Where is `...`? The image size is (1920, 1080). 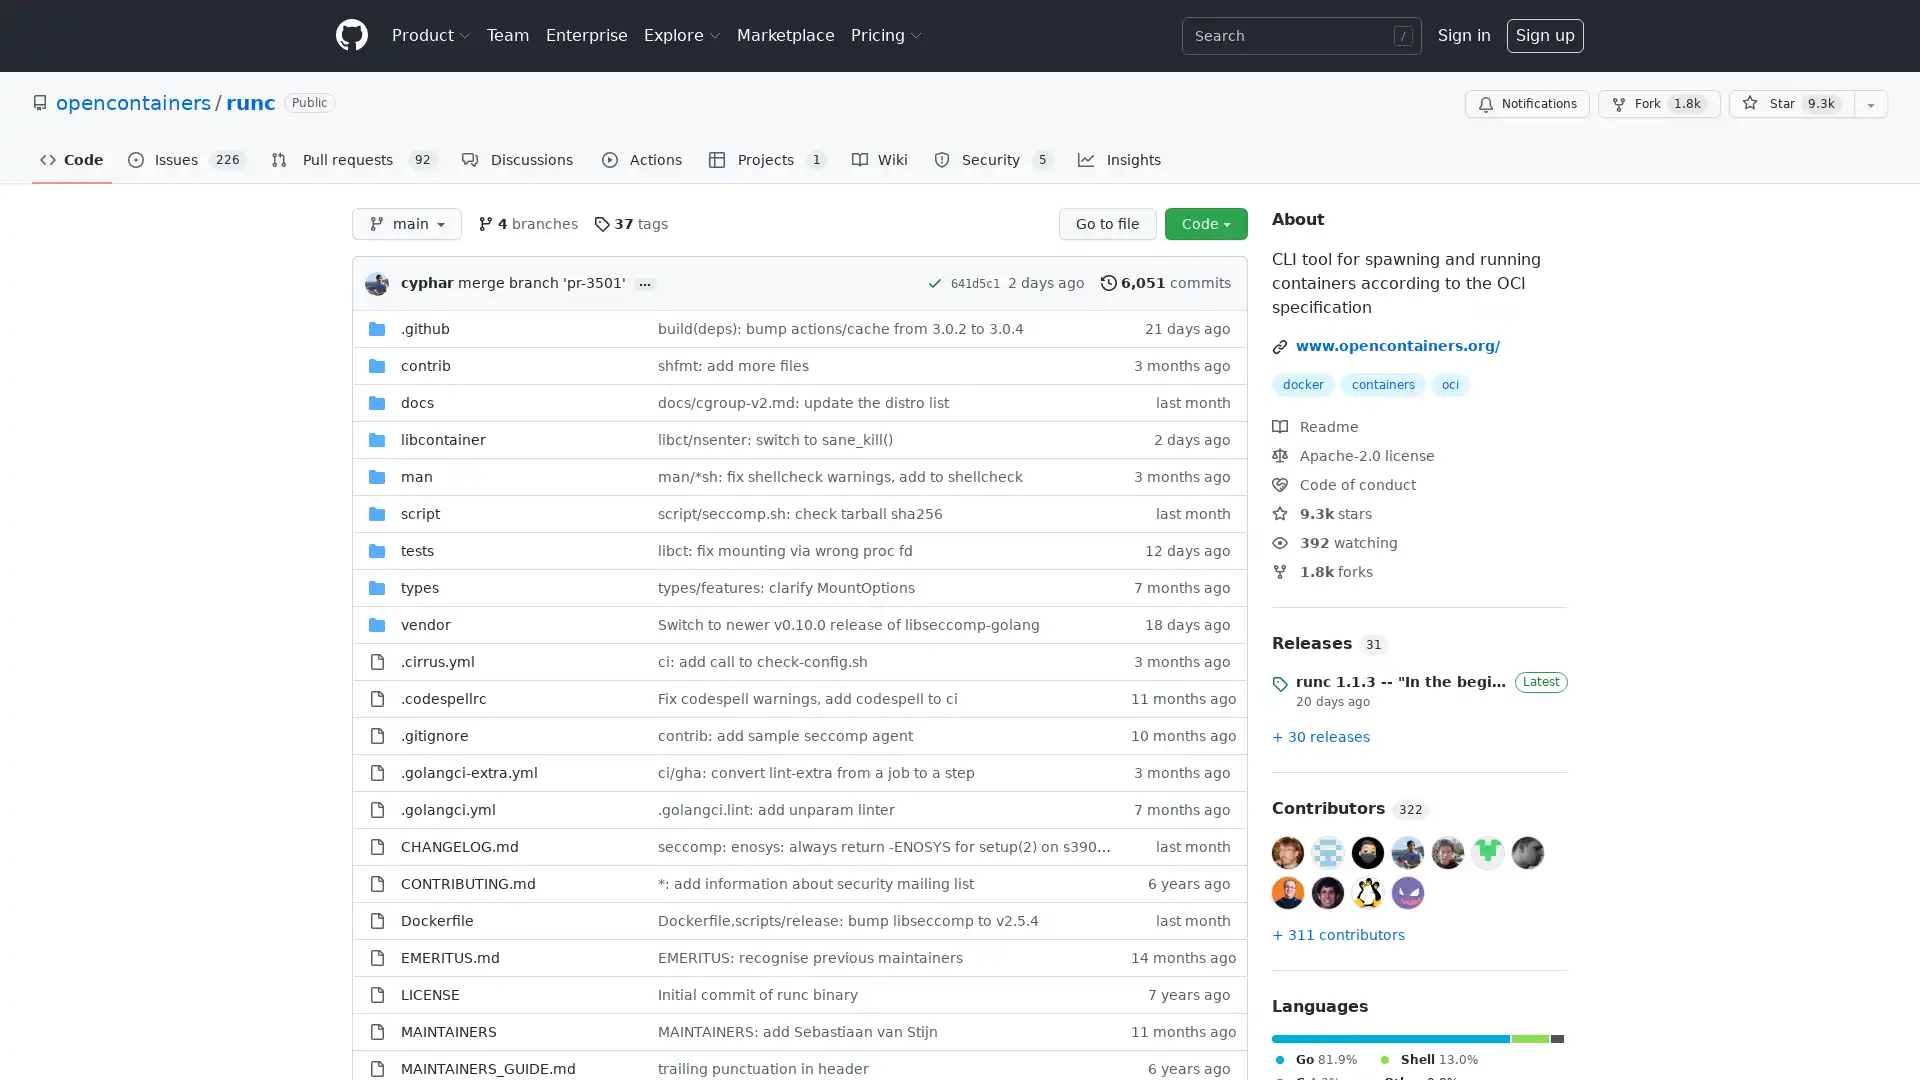
... is located at coordinates (644, 284).